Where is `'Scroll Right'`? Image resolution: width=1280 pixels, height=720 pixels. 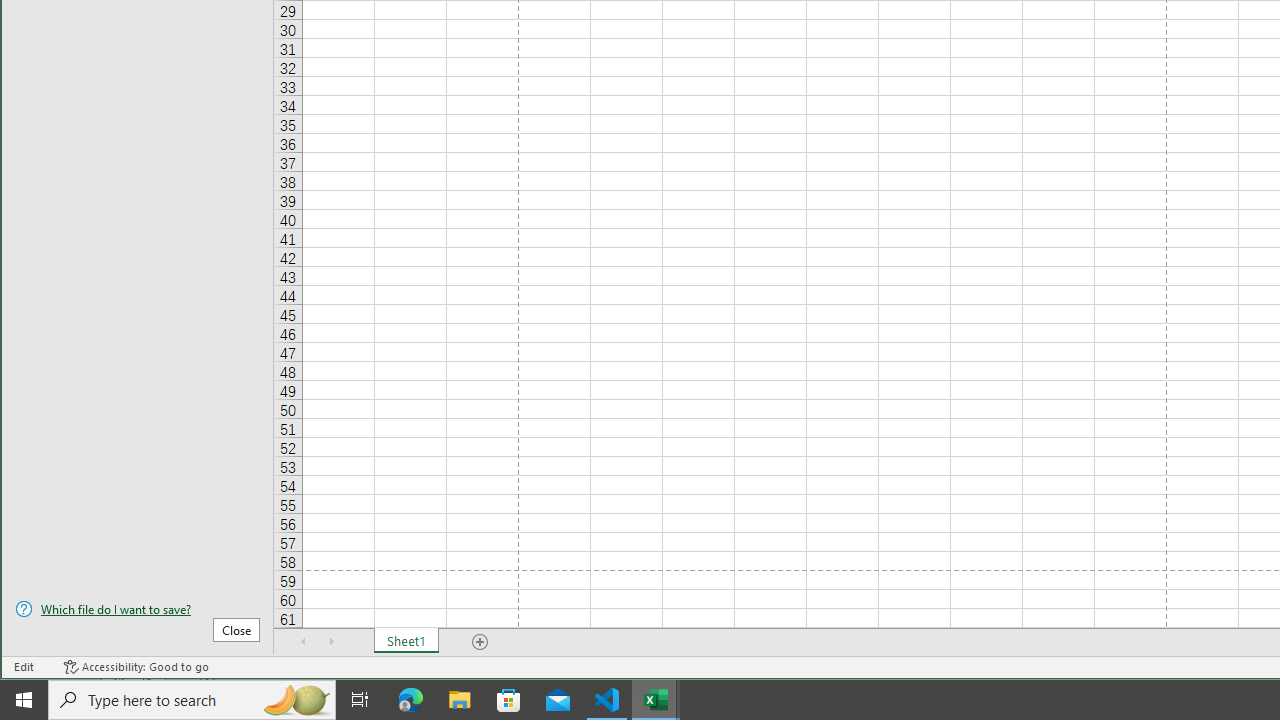 'Scroll Right' is located at coordinates (331, 641).